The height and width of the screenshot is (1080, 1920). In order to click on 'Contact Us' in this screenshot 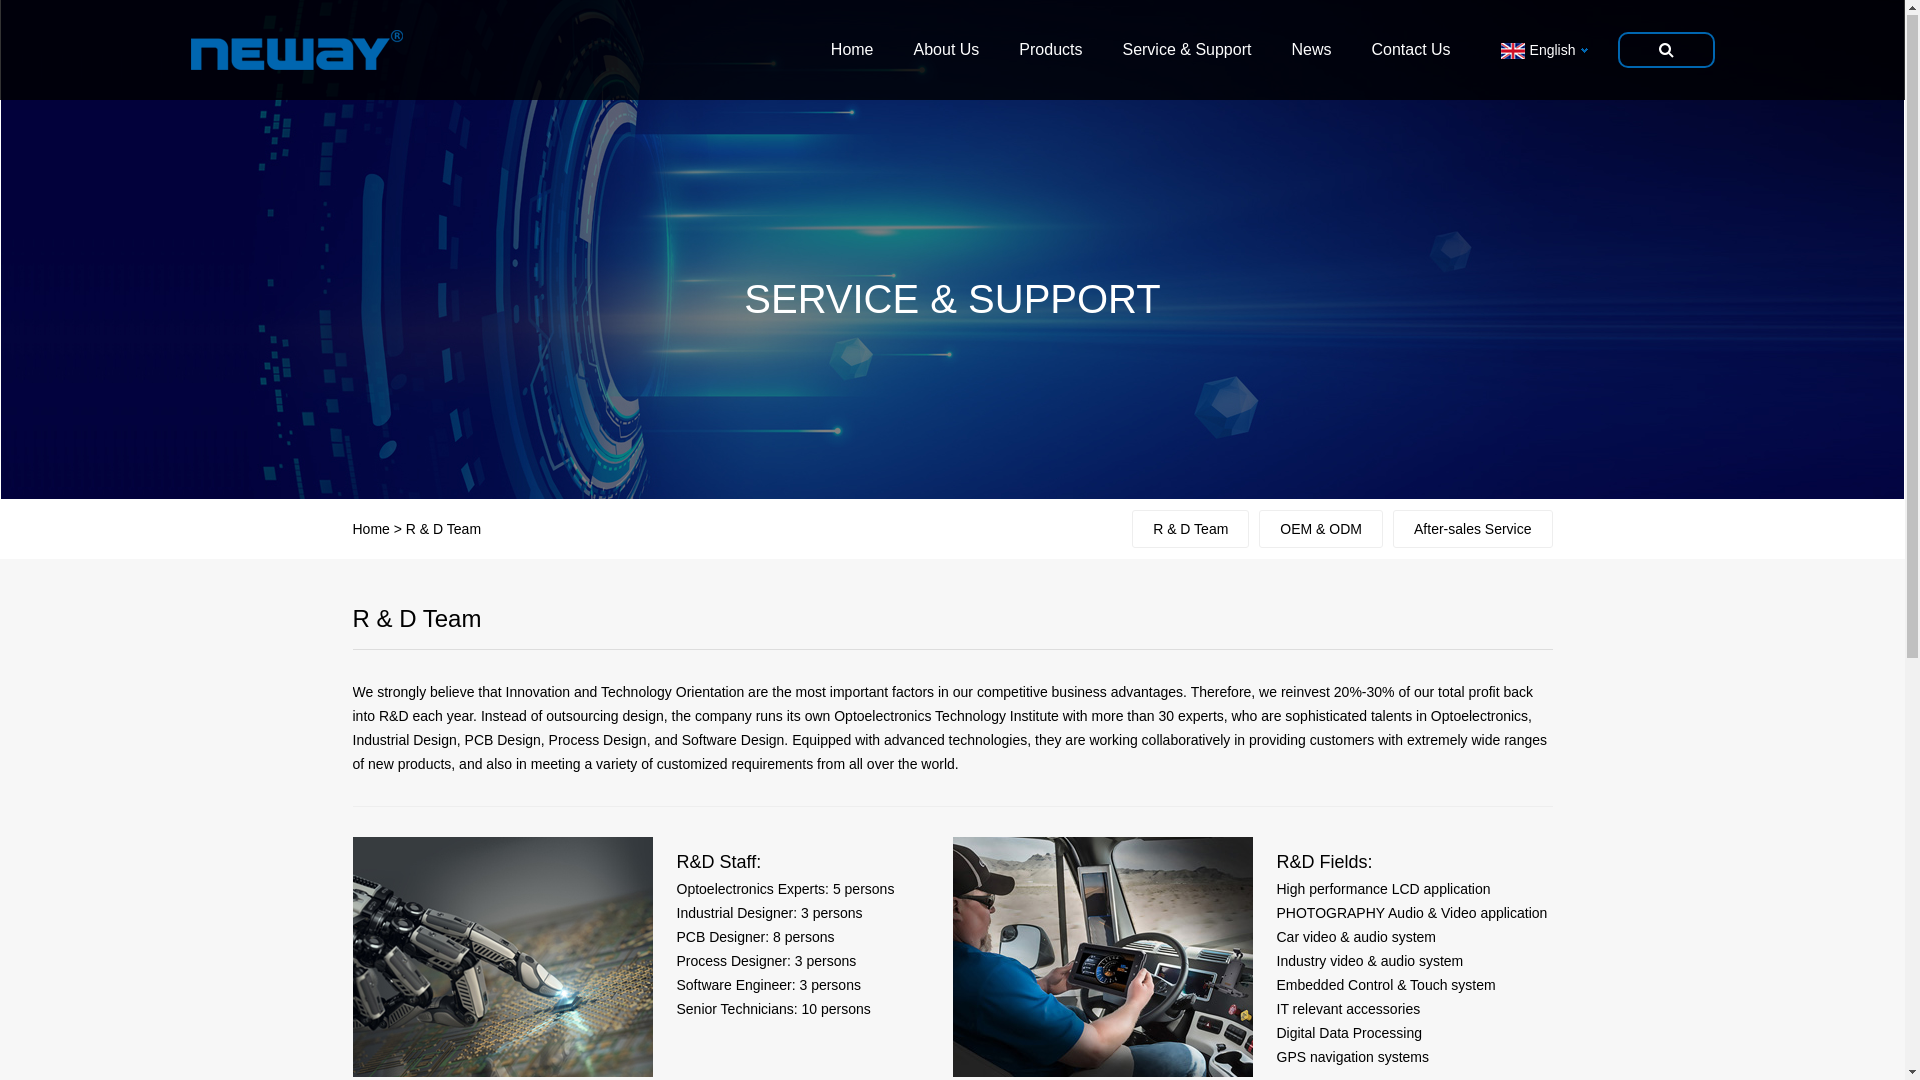, I will do `click(1409, 49)`.